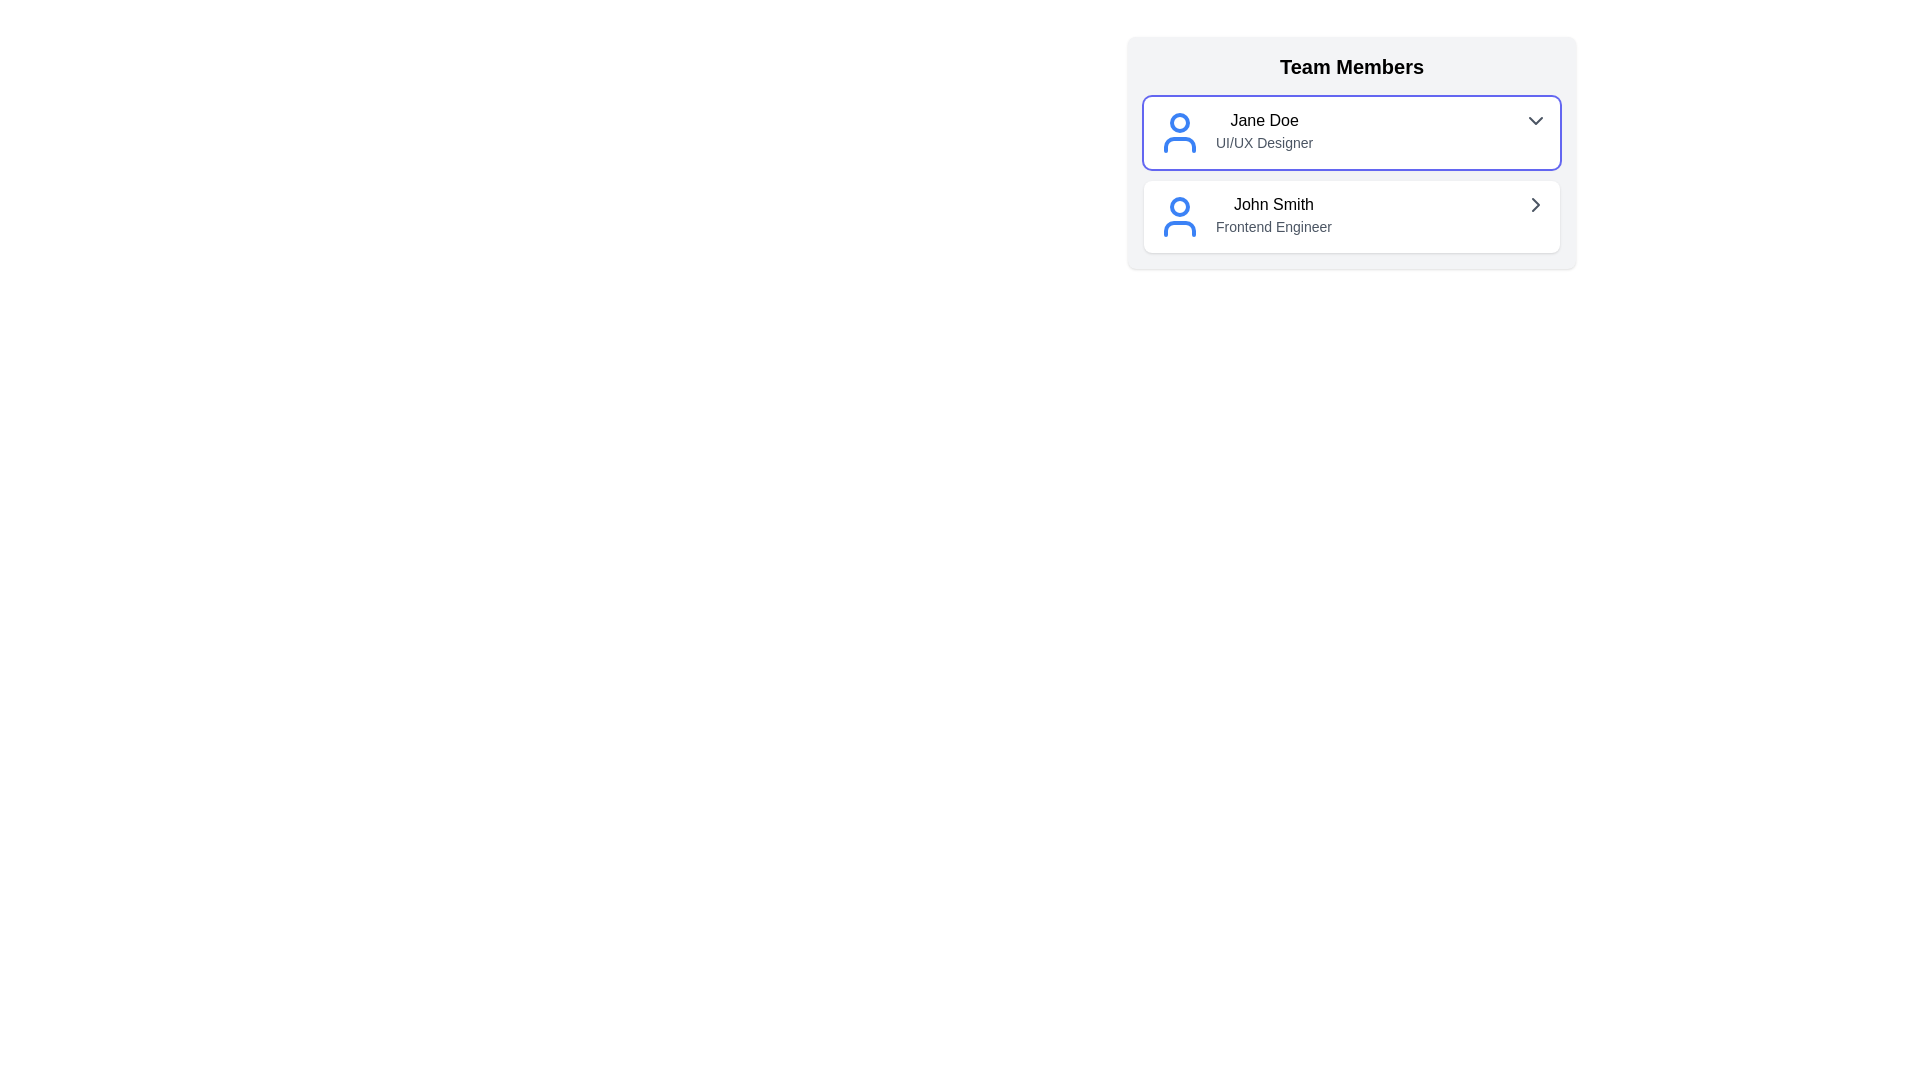  I want to click on the text label displaying 'Jane Doe', so click(1263, 120).